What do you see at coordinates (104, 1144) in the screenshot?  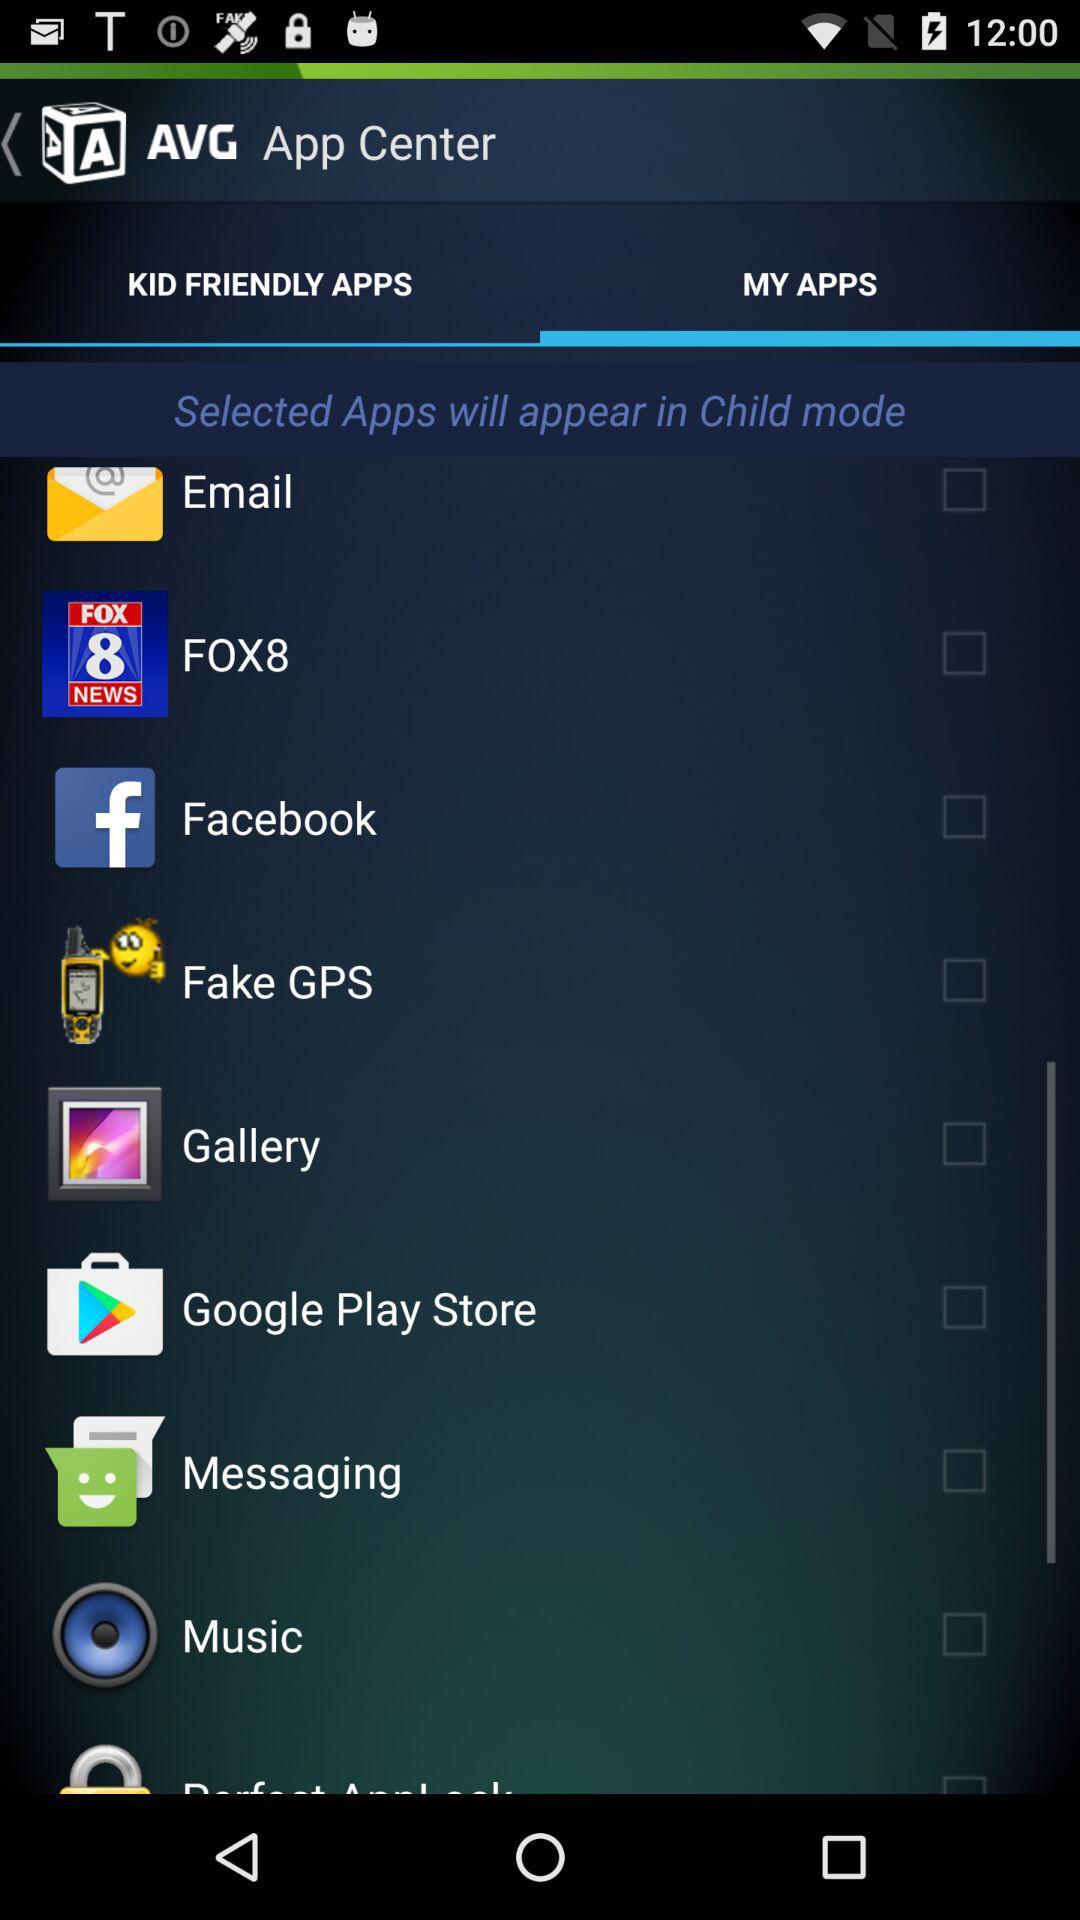 I see `choose app` at bounding box center [104, 1144].